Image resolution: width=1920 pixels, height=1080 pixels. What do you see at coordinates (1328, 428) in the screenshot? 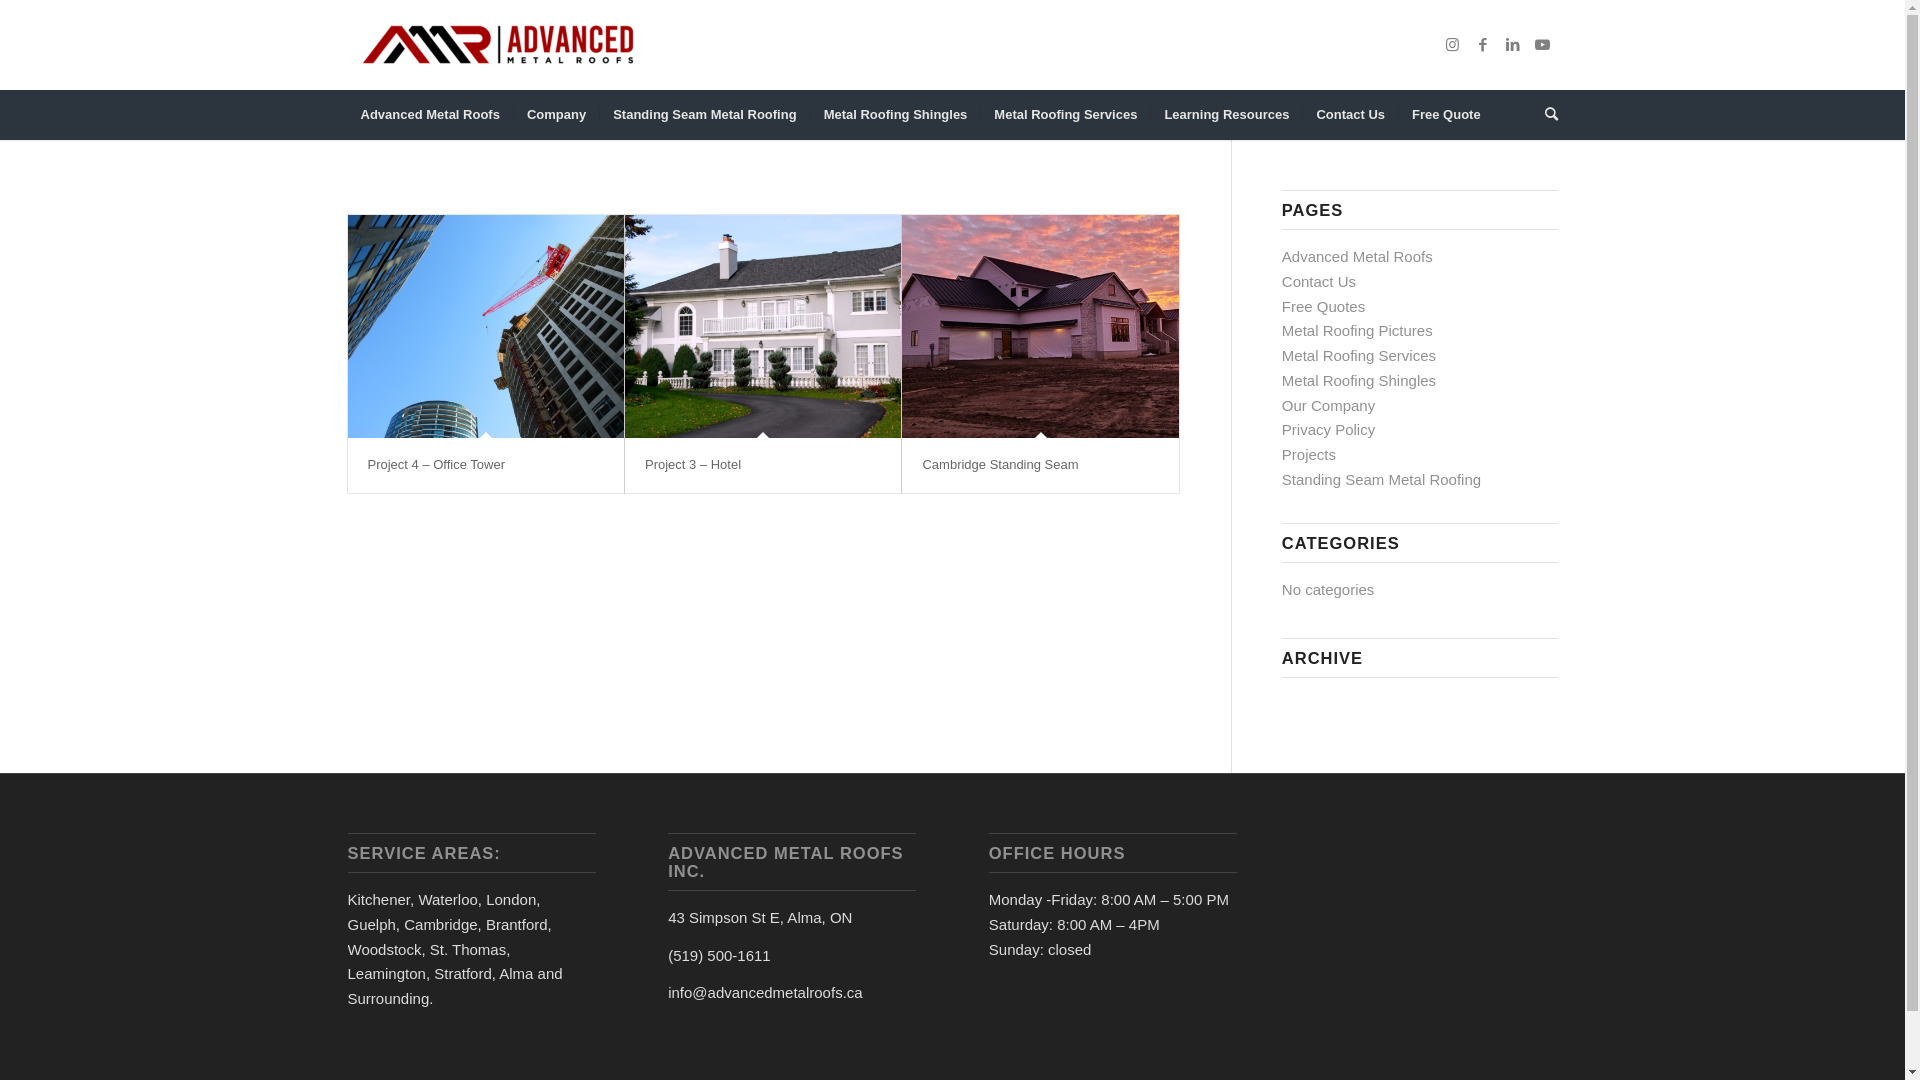
I see `'Privacy Policy'` at bounding box center [1328, 428].